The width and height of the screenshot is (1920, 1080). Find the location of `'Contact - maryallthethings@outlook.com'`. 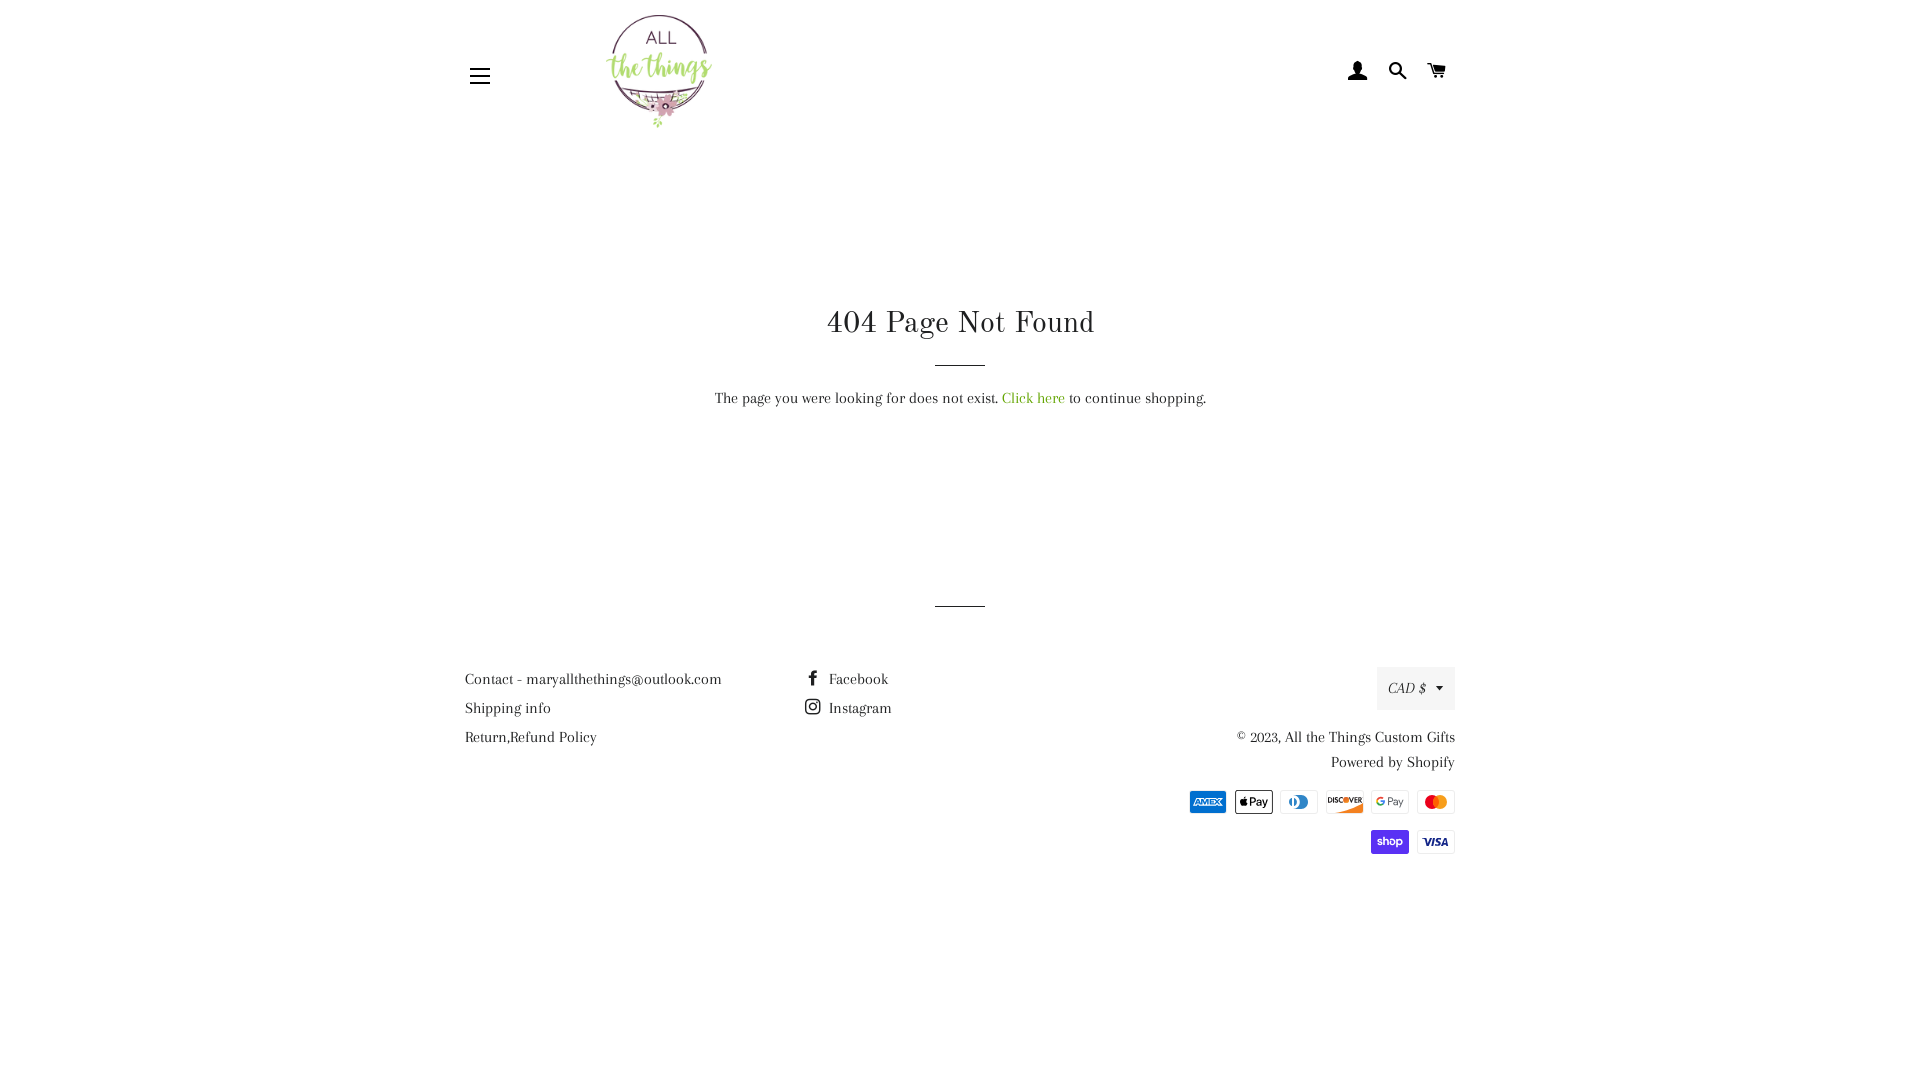

'Contact - maryallthethings@outlook.com' is located at coordinates (592, 677).